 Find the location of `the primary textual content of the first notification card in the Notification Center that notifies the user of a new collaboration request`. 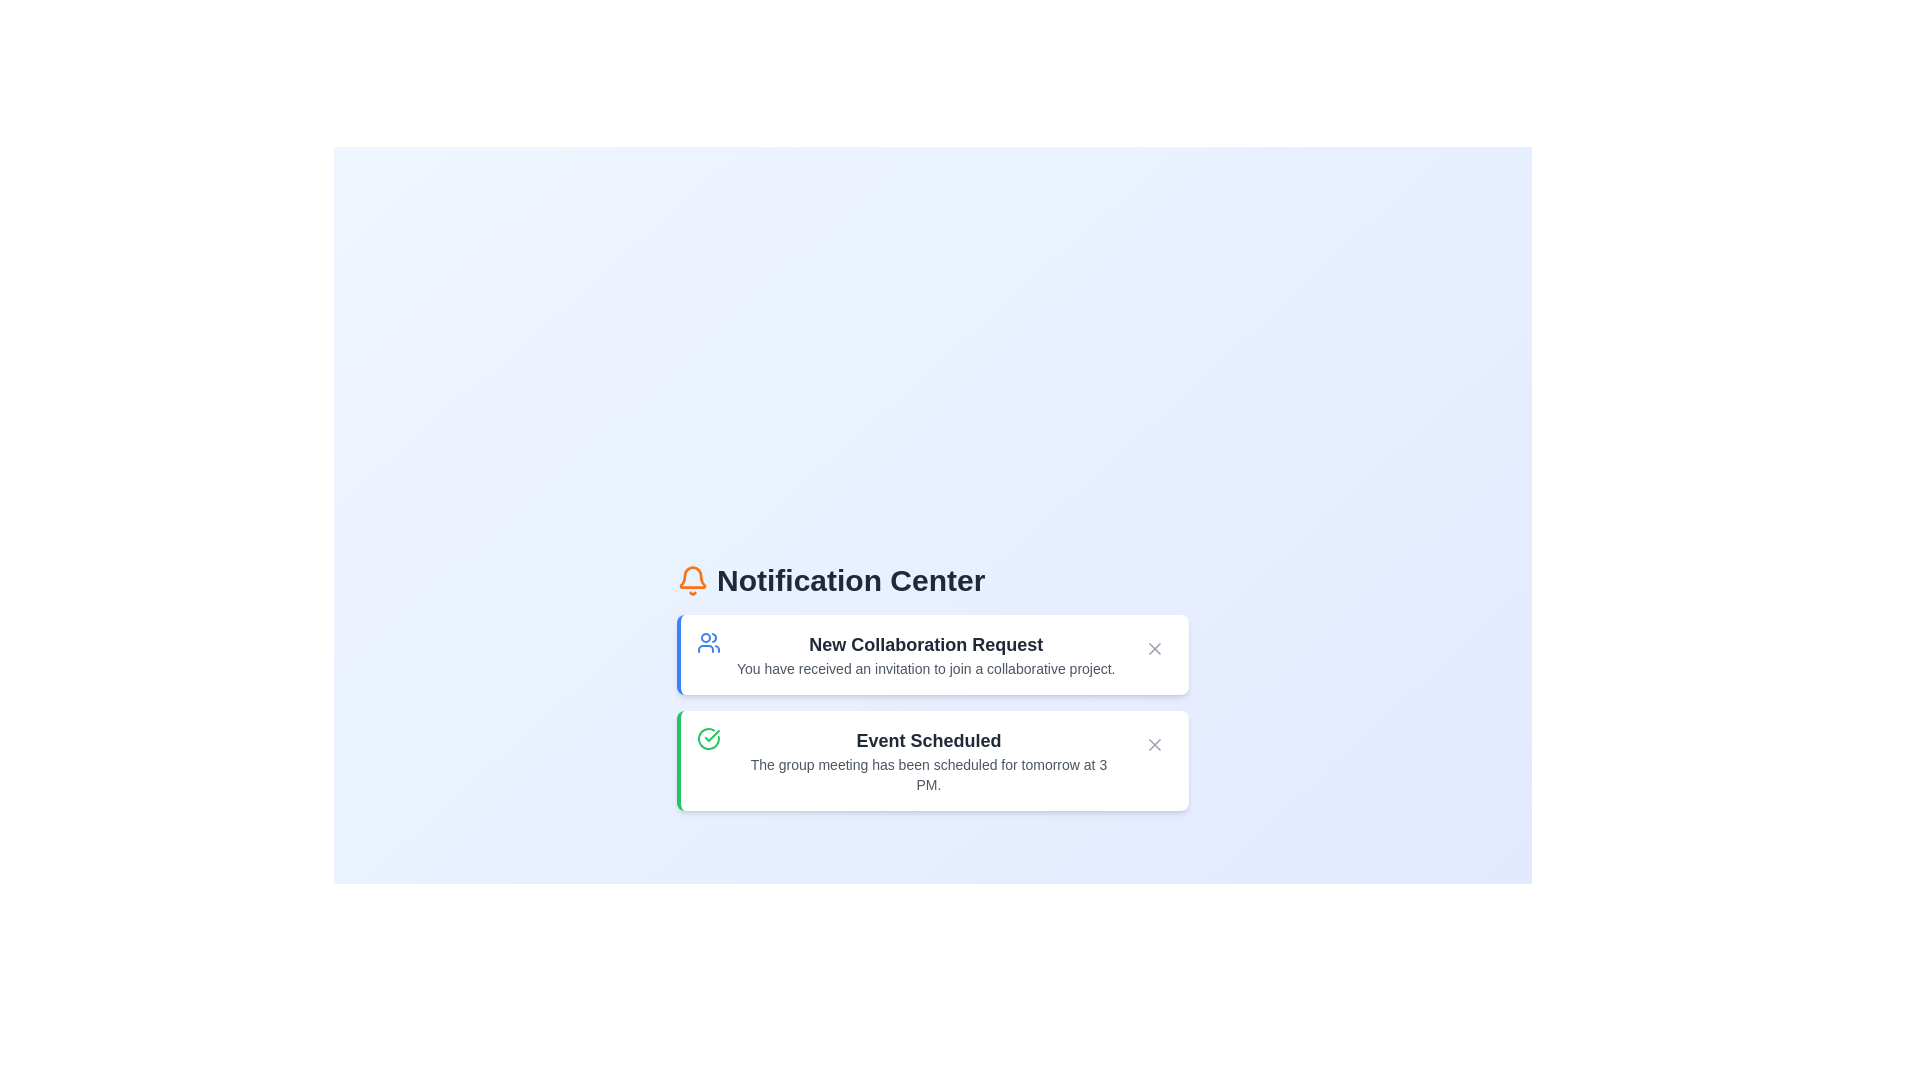

the primary textual content of the first notification card in the Notification Center that notifies the user of a new collaboration request is located at coordinates (925, 655).